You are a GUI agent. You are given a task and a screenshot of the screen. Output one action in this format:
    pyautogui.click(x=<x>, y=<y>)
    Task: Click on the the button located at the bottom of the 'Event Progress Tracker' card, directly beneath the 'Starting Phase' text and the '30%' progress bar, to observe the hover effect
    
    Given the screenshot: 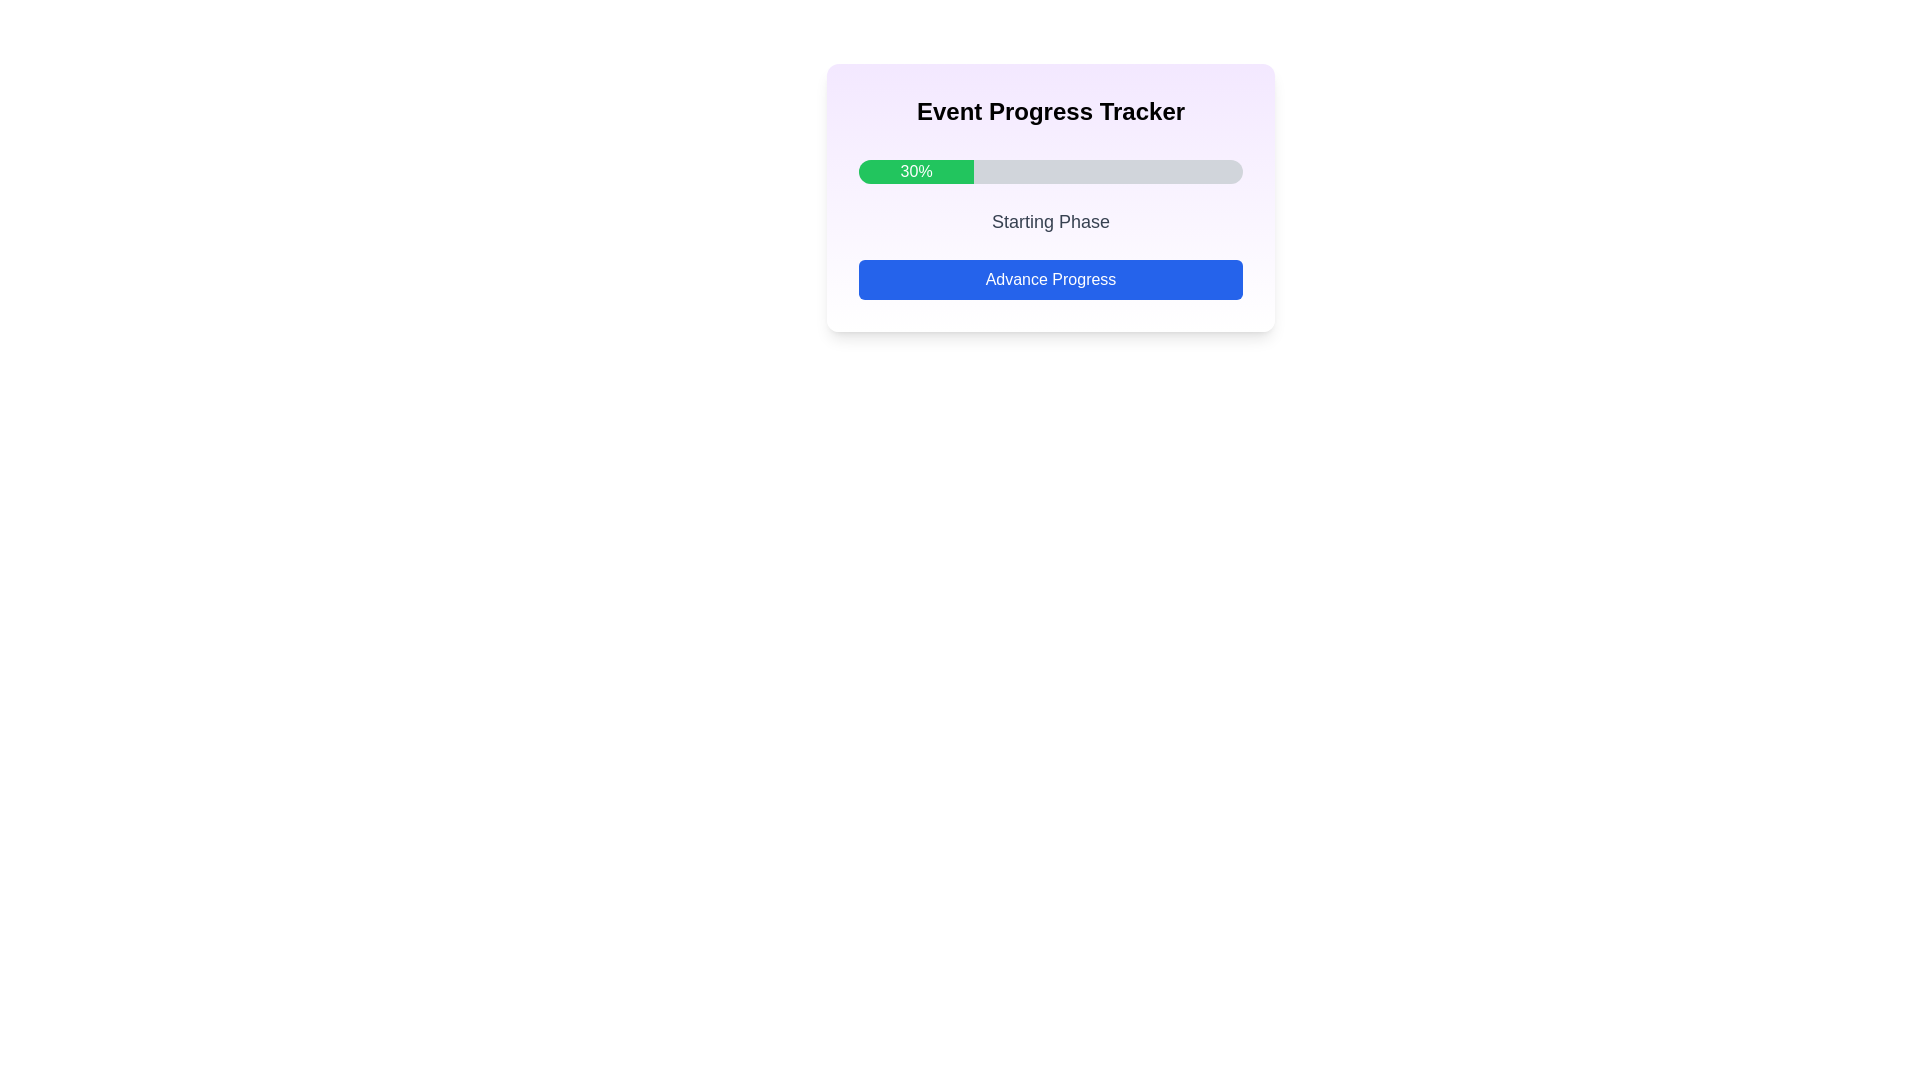 What is the action you would take?
    pyautogui.click(x=1050, y=280)
    